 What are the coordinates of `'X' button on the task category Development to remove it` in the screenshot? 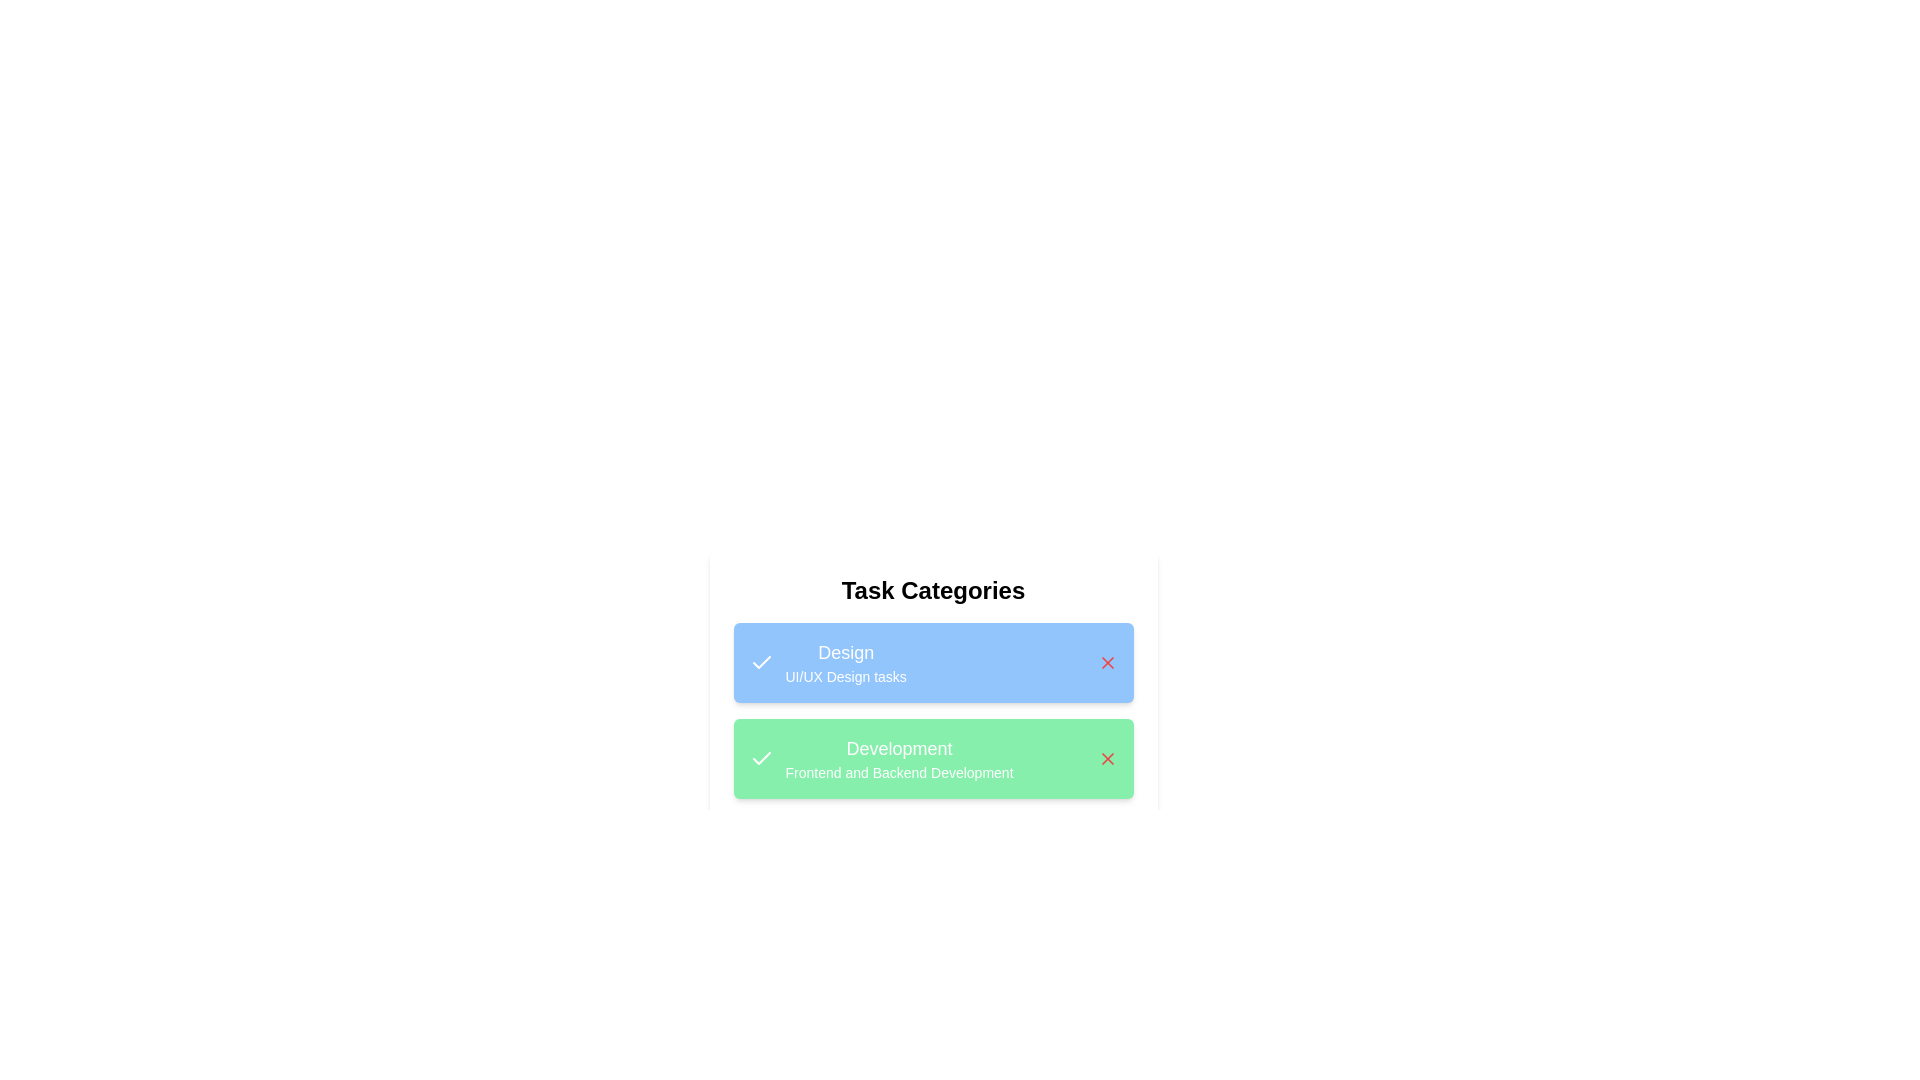 It's located at (1106, 759).